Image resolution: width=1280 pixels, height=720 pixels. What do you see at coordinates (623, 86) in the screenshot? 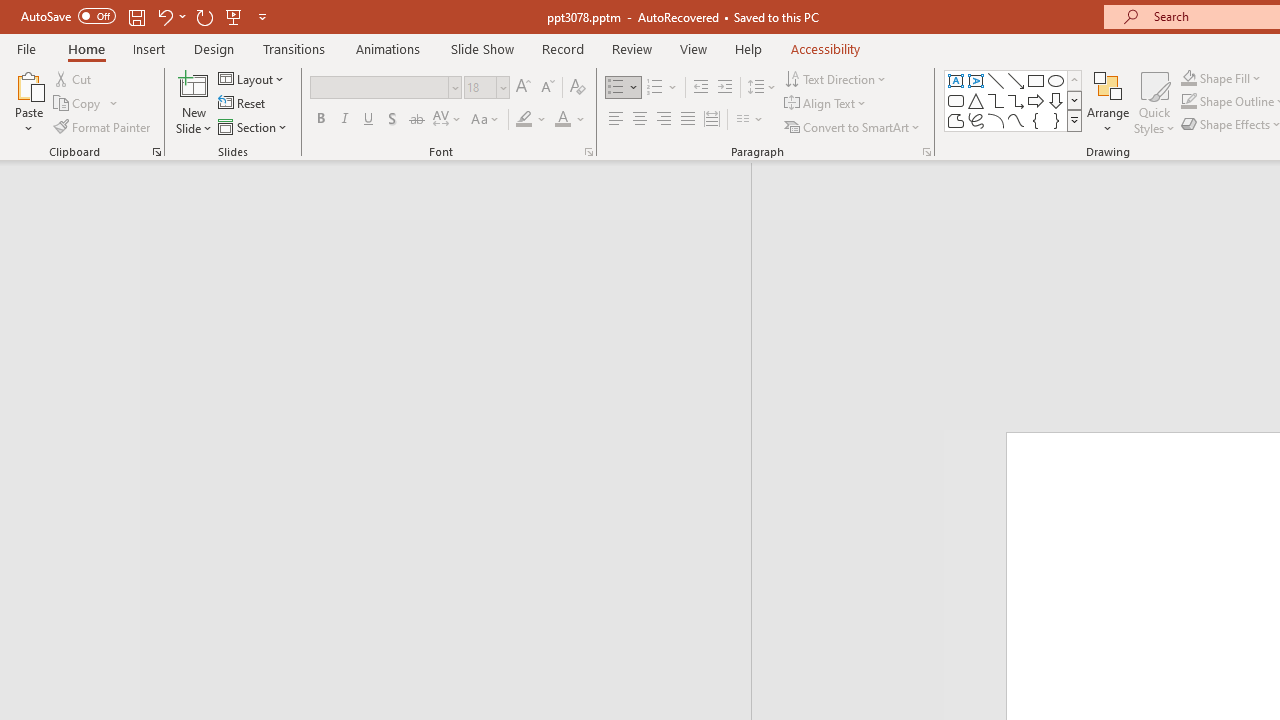
I see `'Bullets'` at bounding box center [623, 86].